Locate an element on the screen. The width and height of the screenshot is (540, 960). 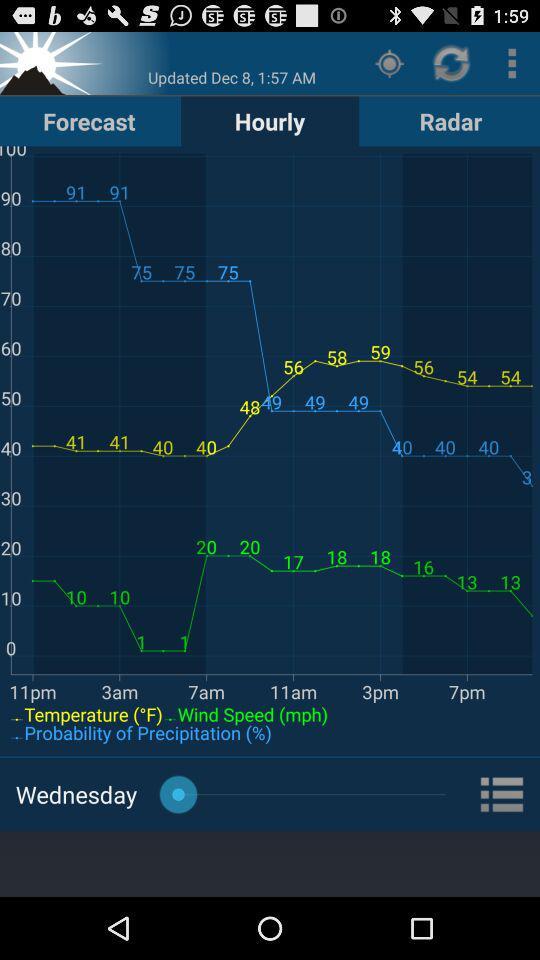
sunsed is located at coordinates (53, 62).